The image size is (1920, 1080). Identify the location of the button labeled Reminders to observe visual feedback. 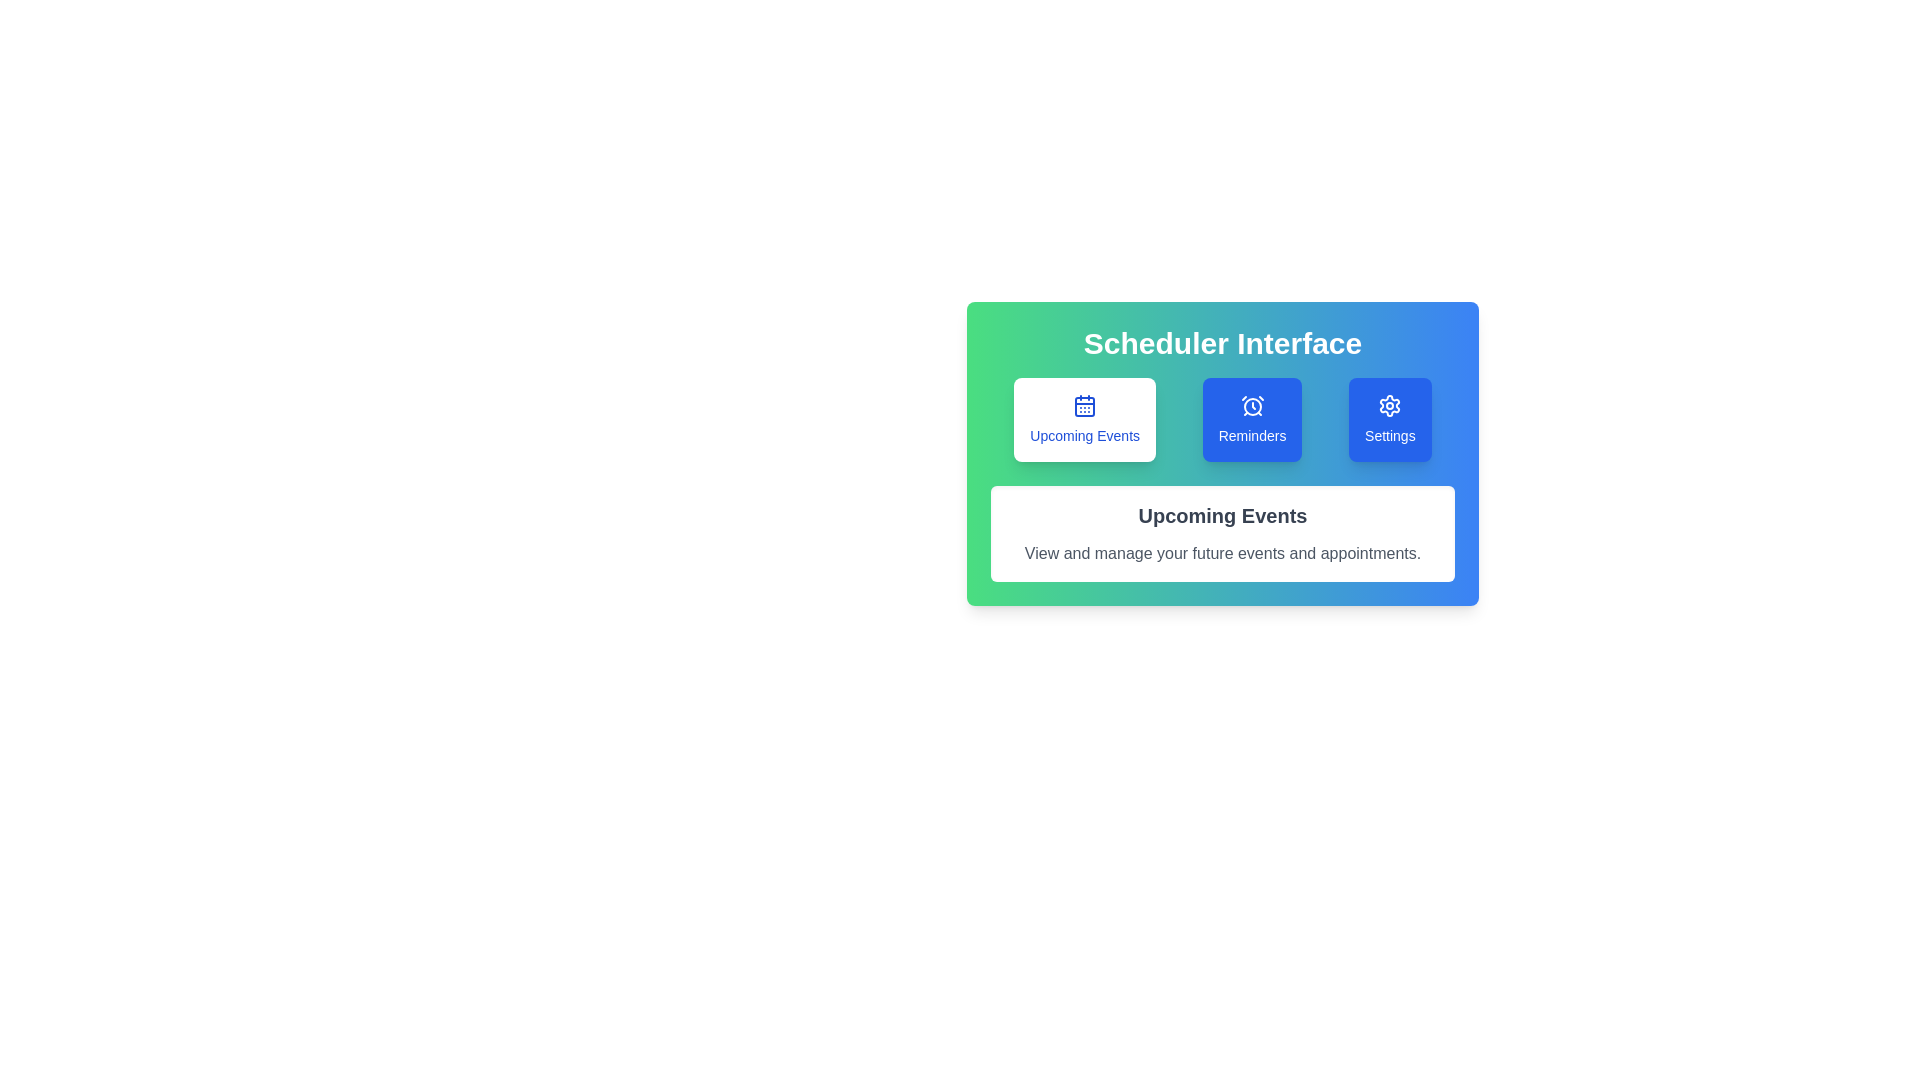
(1251, 419).